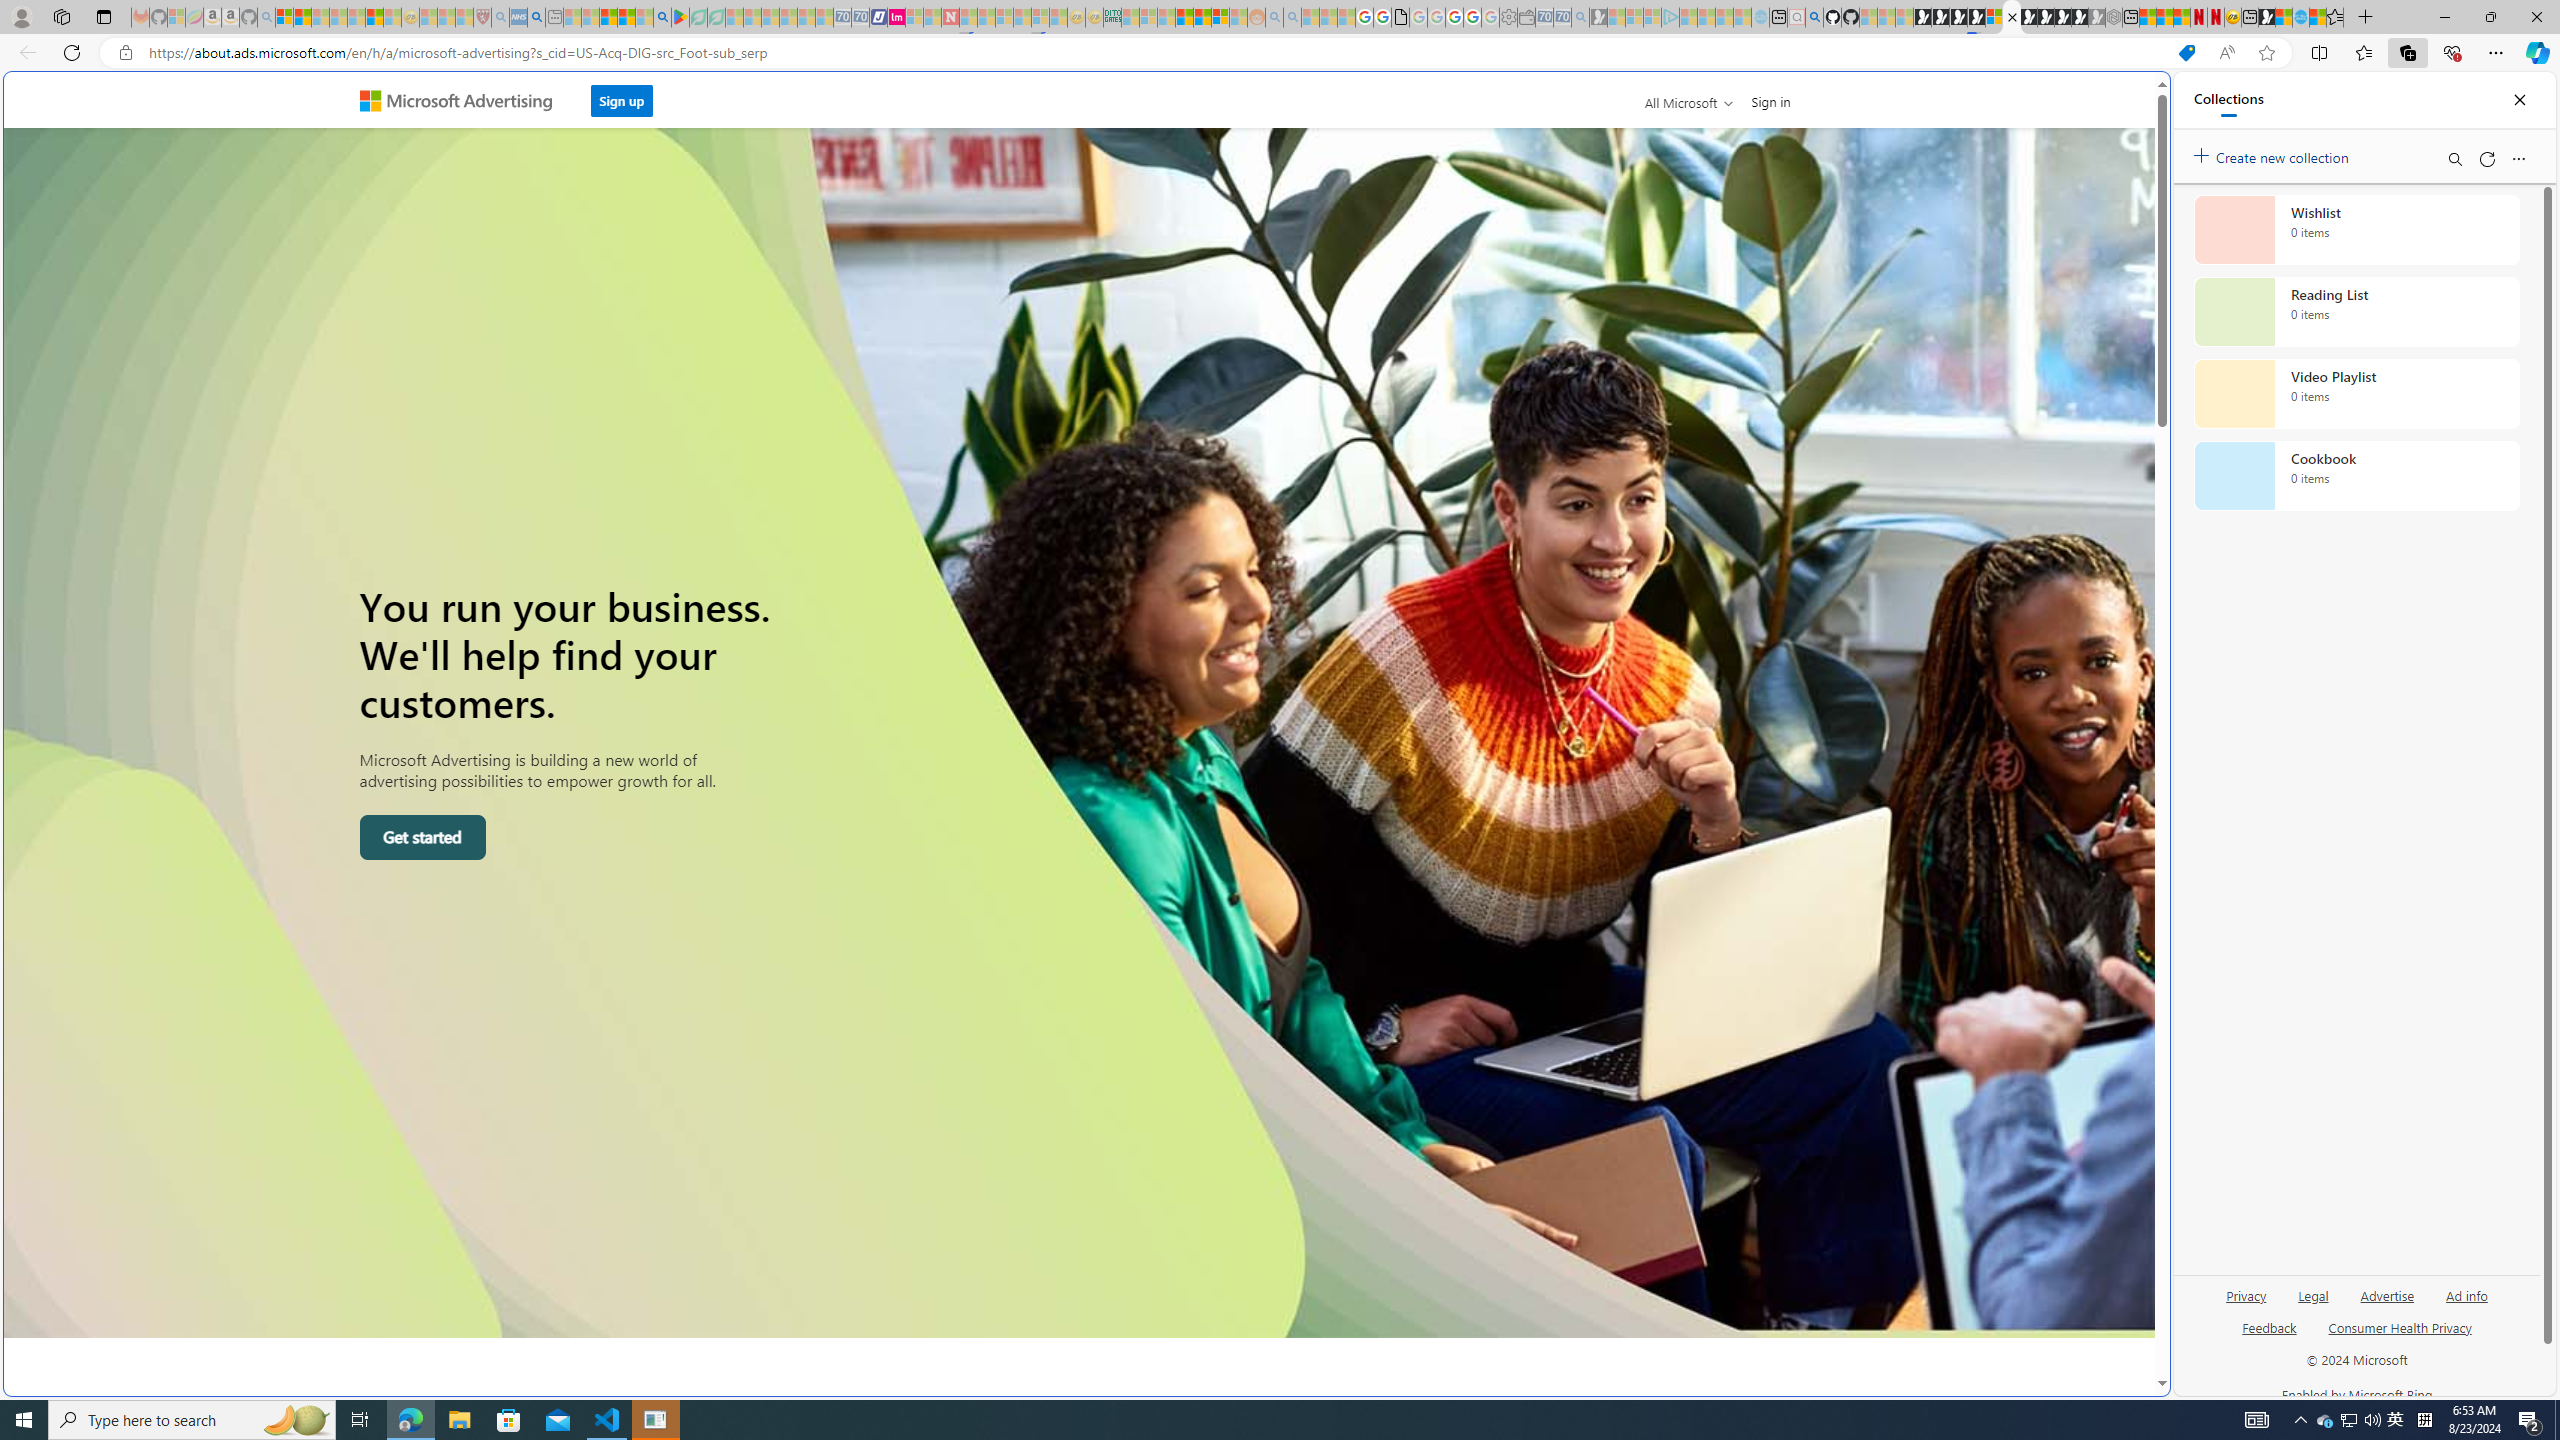 The image size is (2560, 1440). What do you see at coordinates (1185, 16) in the screenshot?
I see `'Expert Portfolios'` at bounding box center [1185, 16].